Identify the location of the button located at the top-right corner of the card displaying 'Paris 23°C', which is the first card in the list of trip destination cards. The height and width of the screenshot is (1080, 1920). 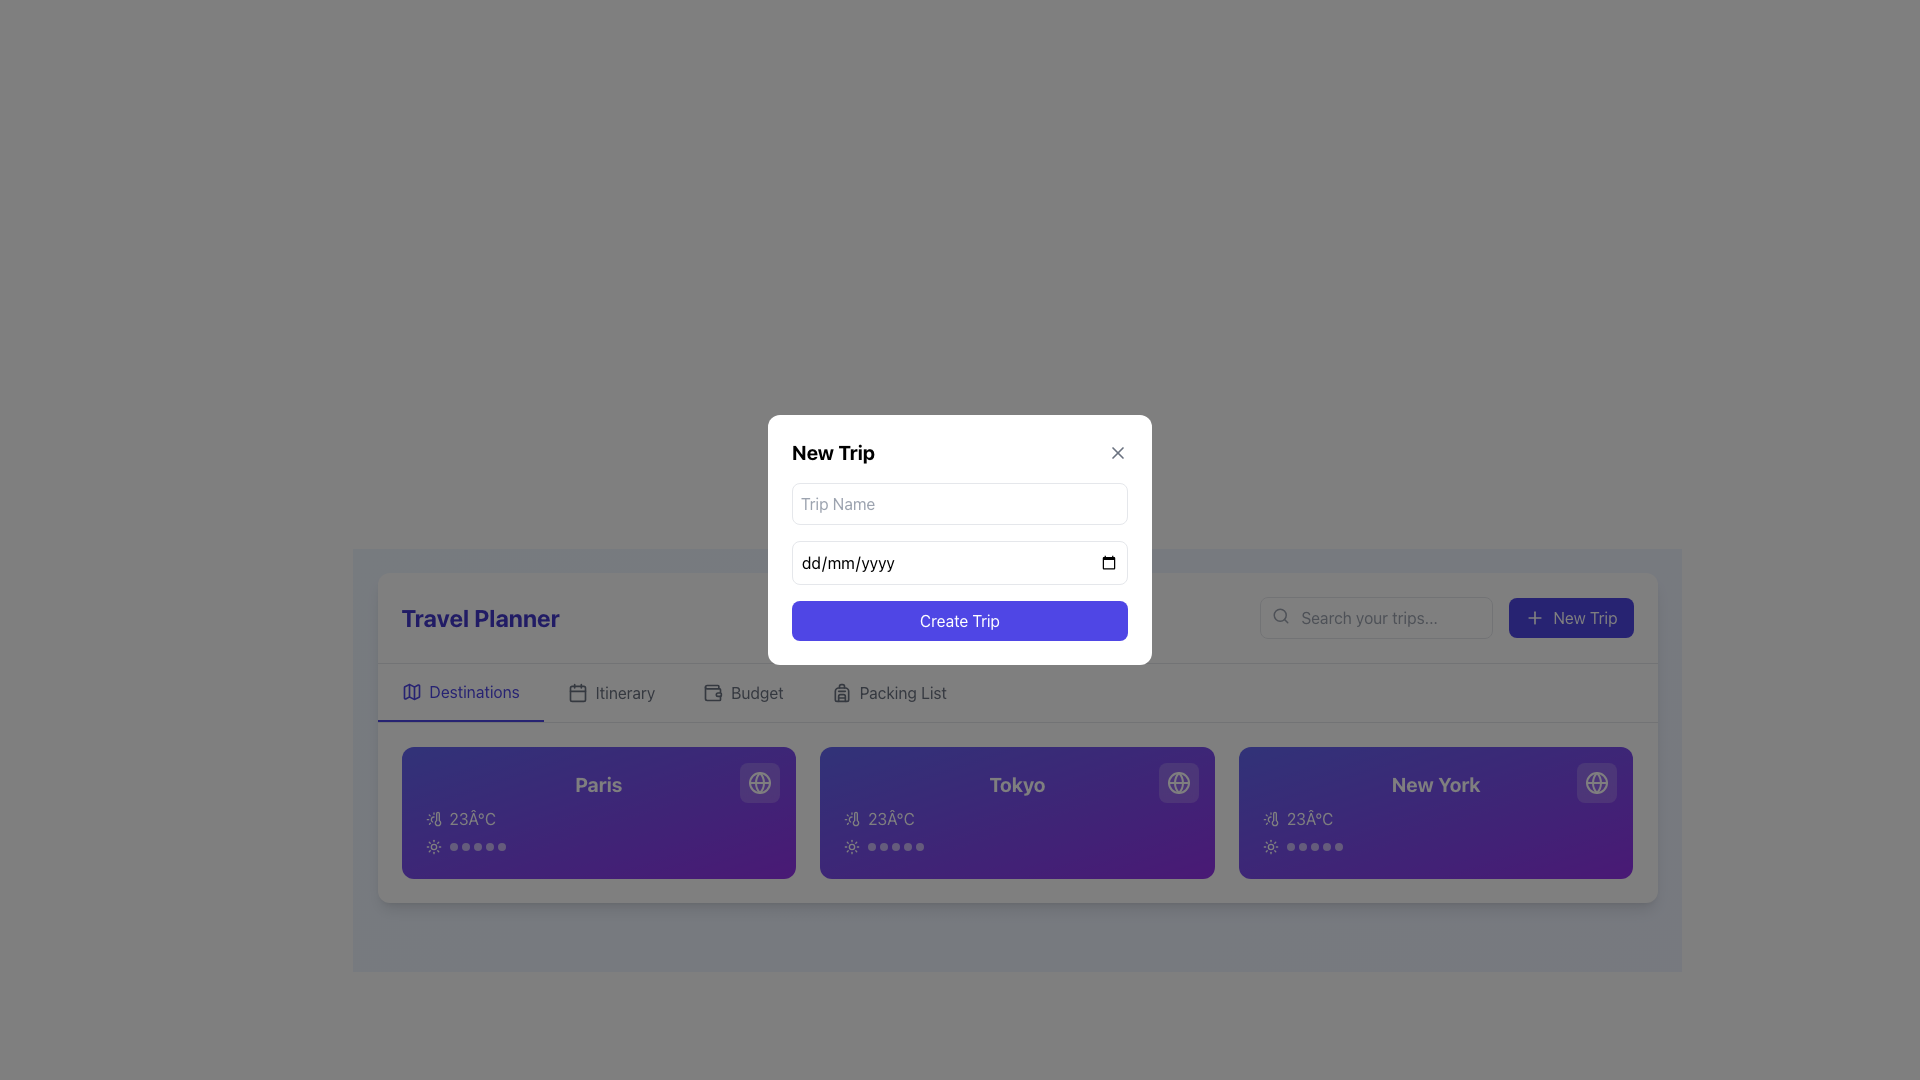
(759, 782).